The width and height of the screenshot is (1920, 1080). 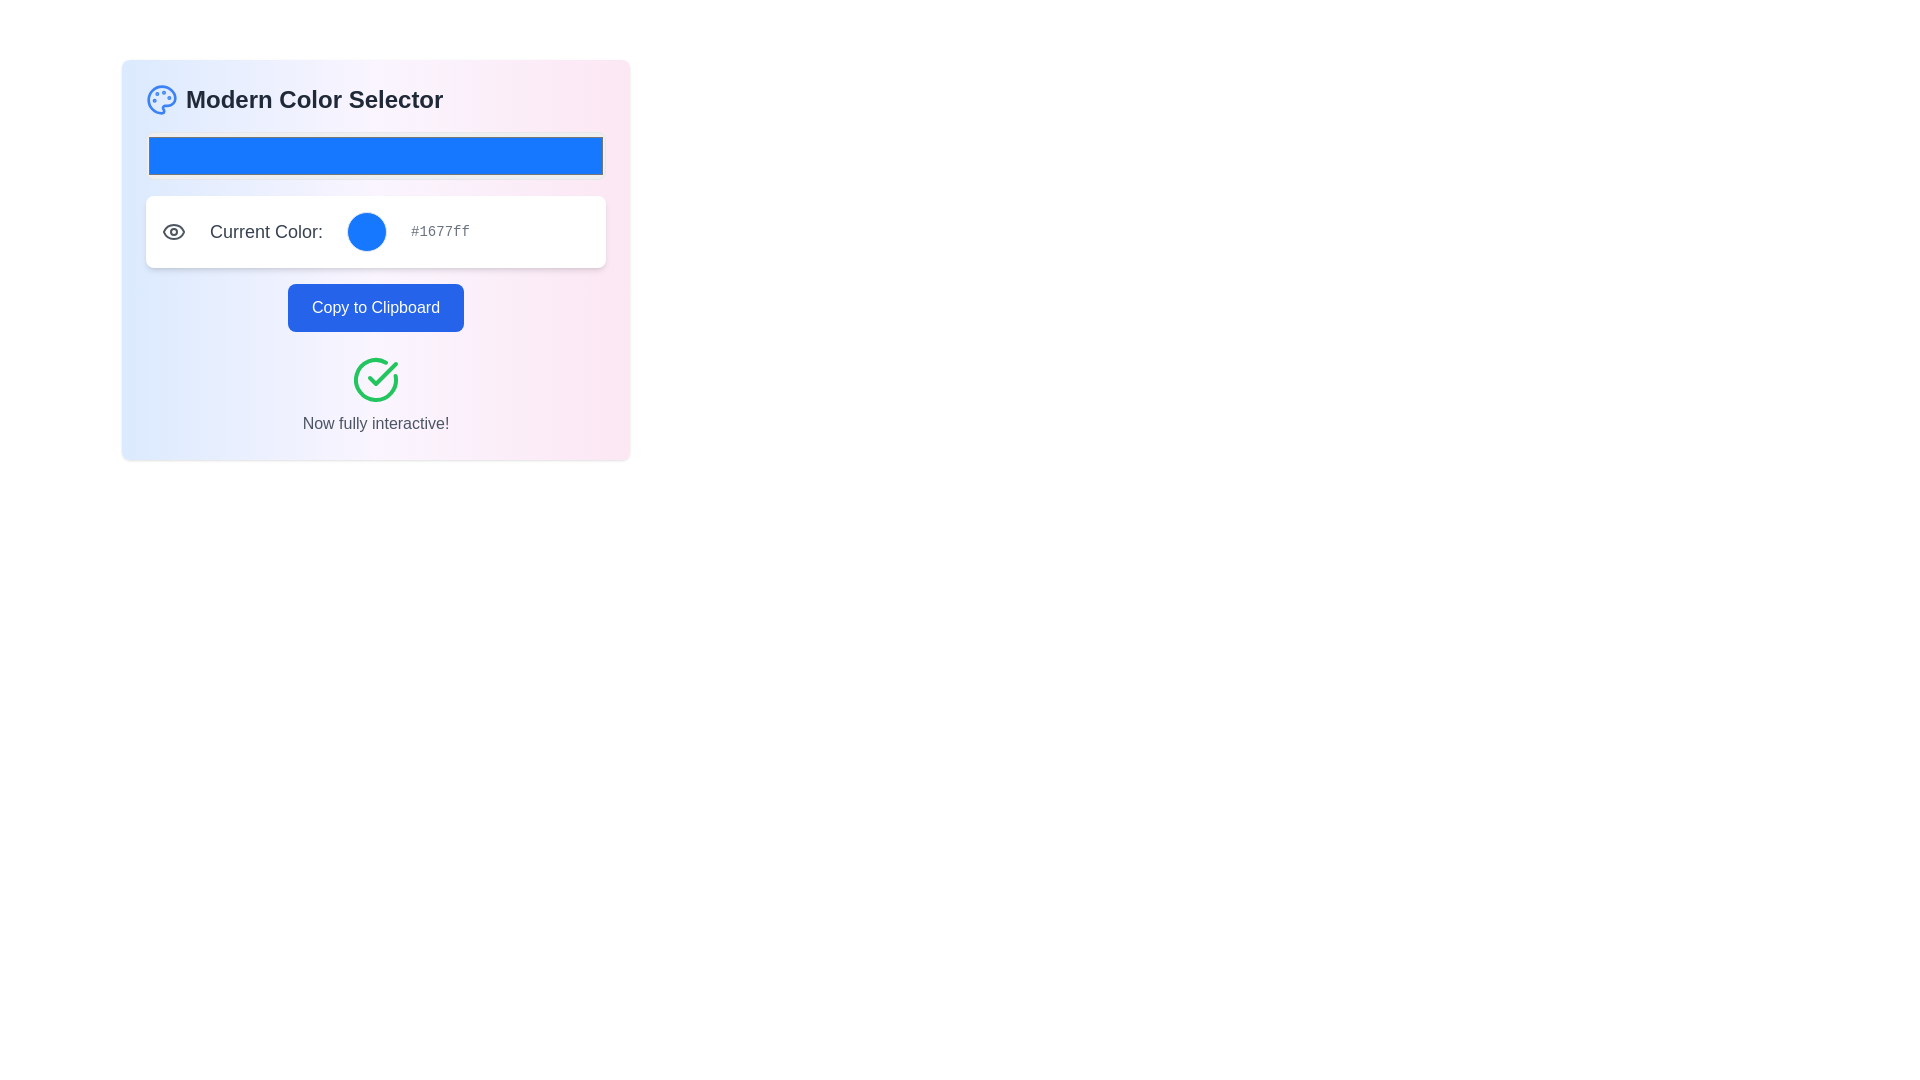 I want to click on the Interactive color selection widget displaying 'Current Color:#1677ff', so click(x=375, y=200).